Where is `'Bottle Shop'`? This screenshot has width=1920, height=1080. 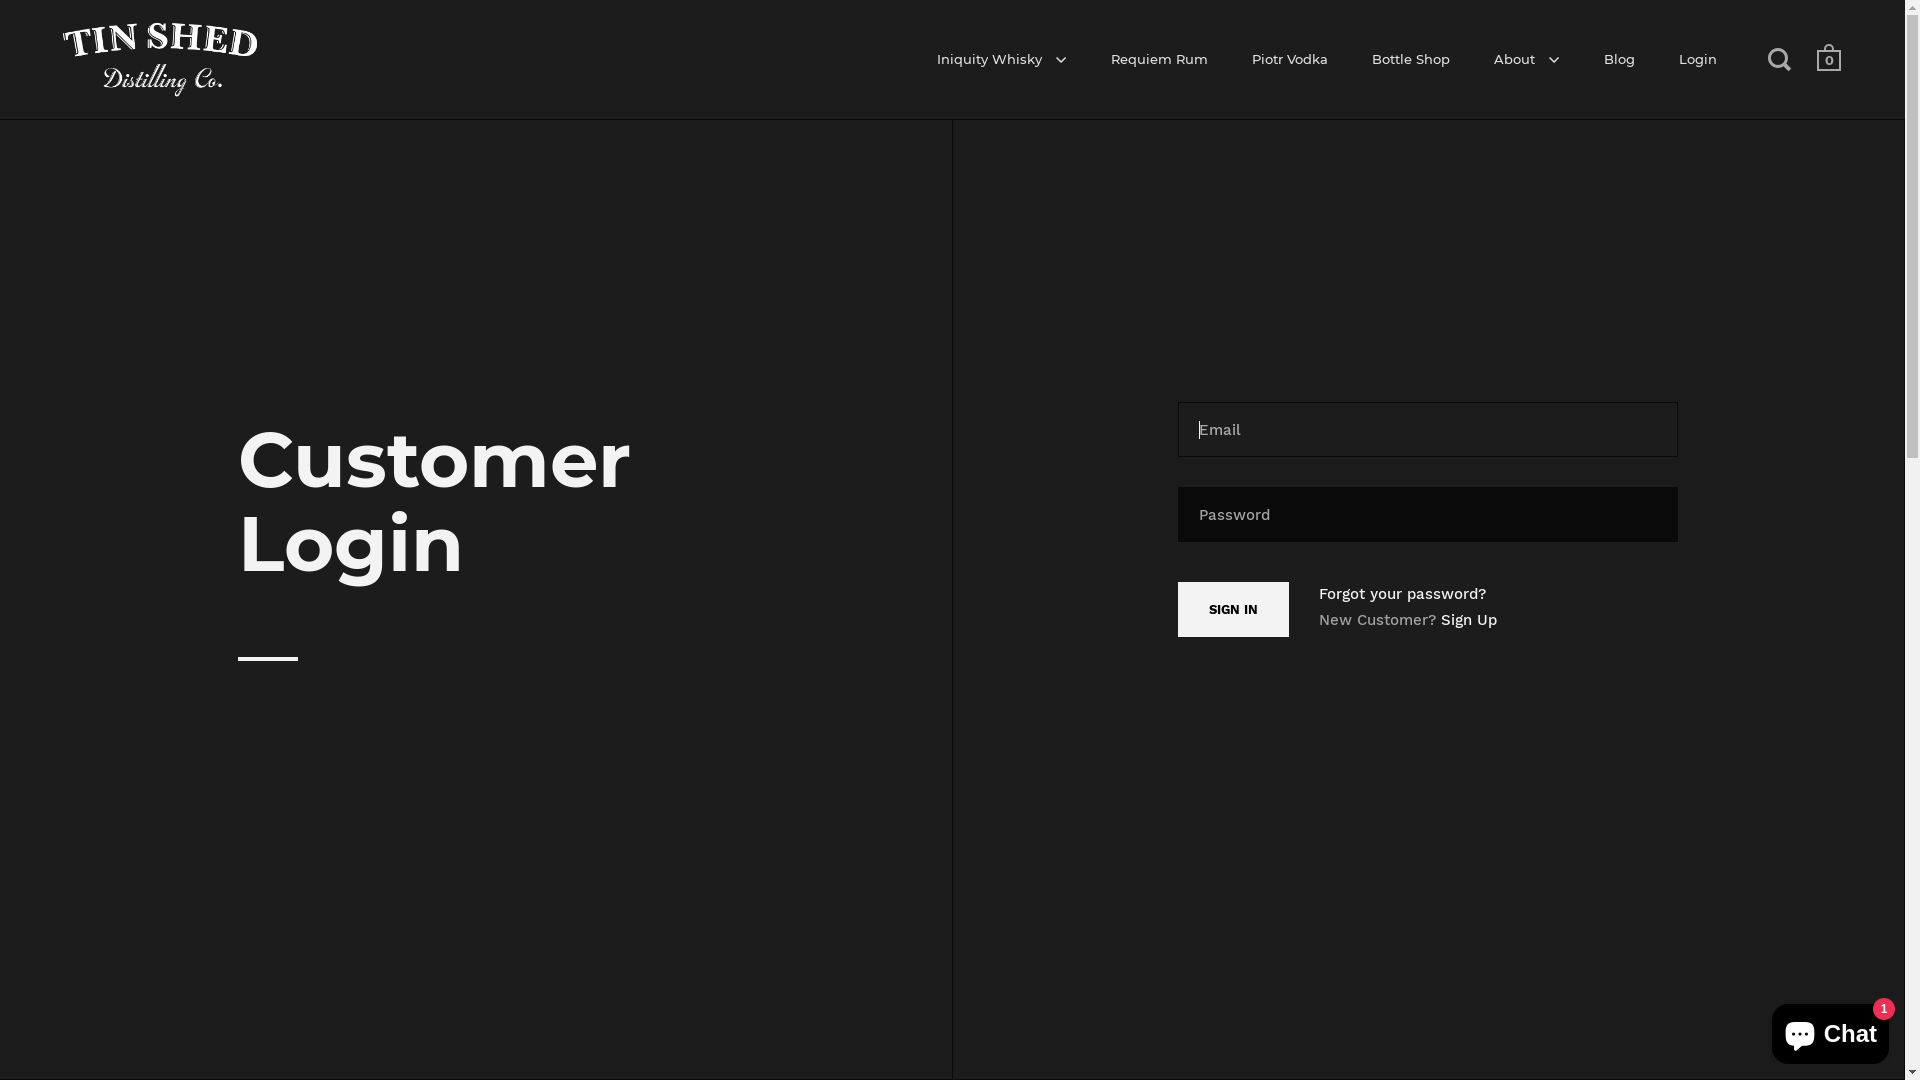 'Bottle Shop' is located at coordinates (1410, 58).